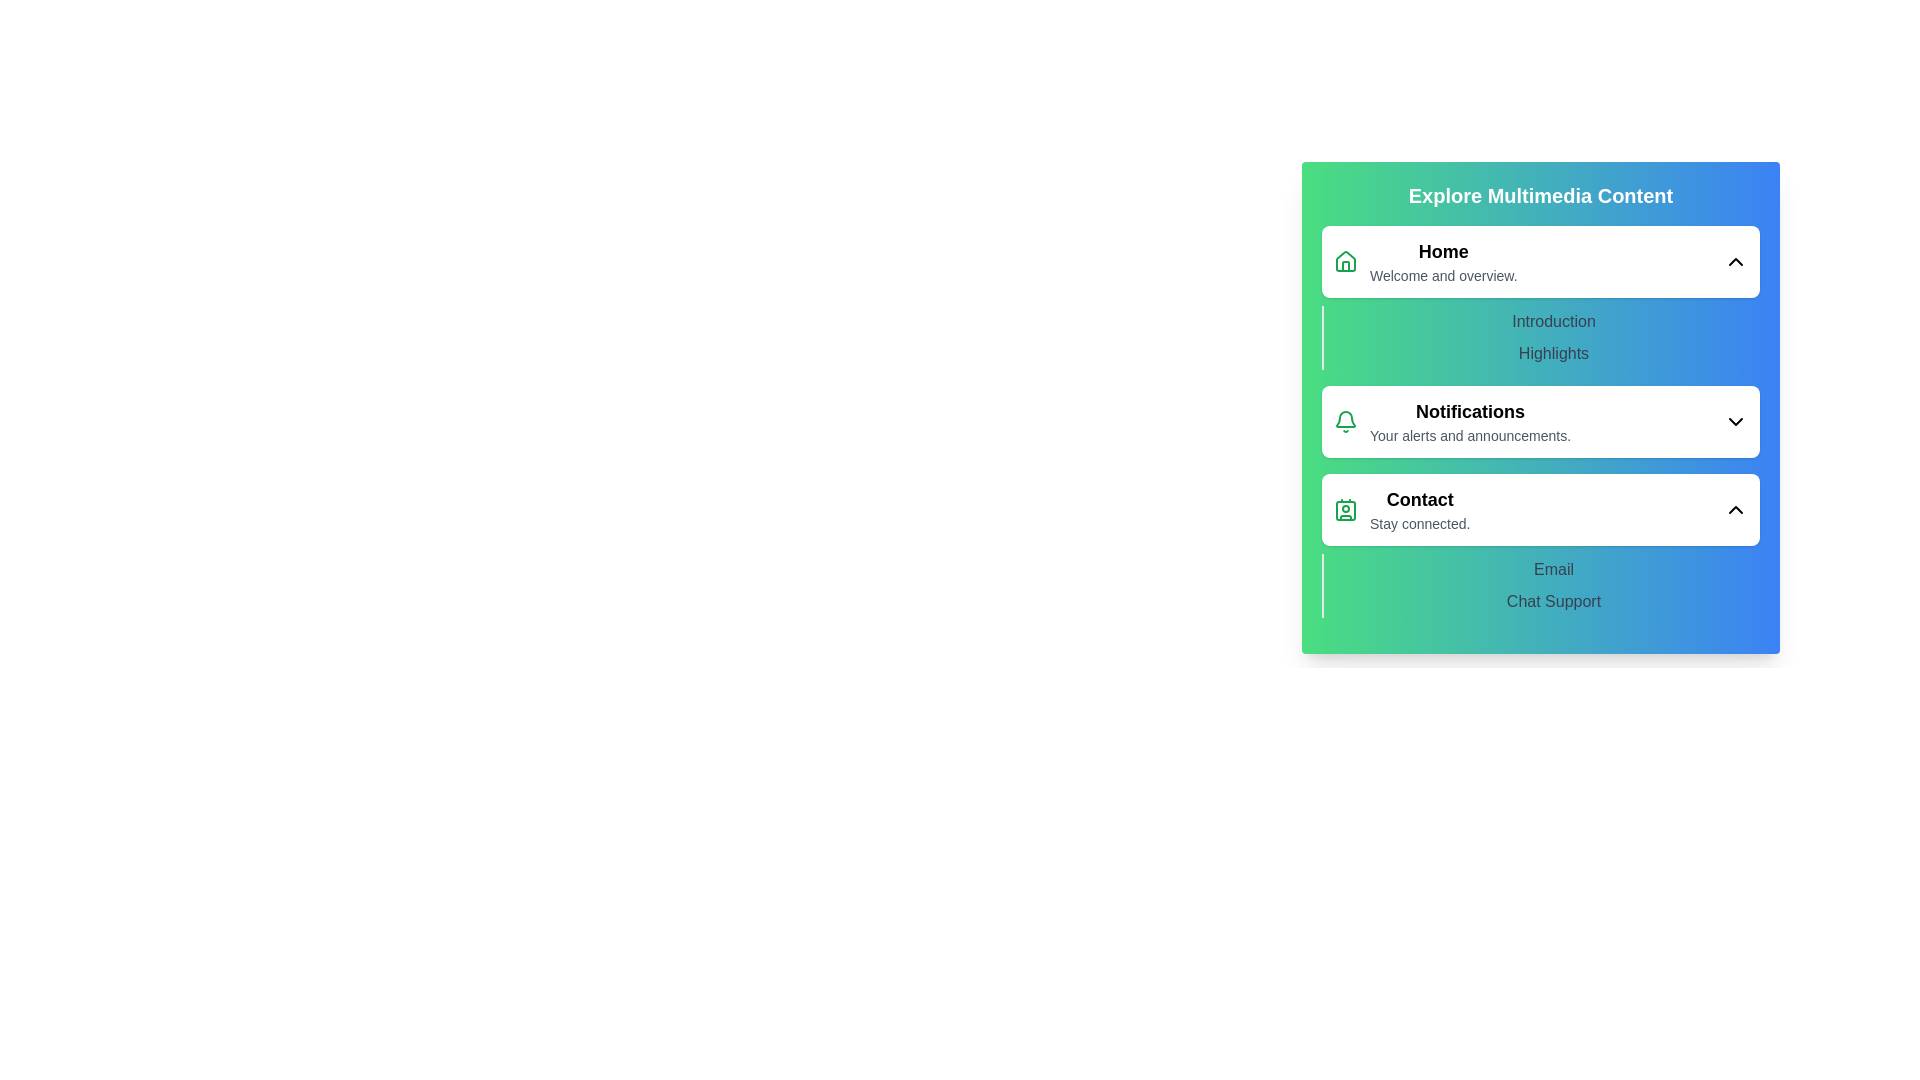 The width and height of the screenshot is (1920, 1080). What do you see at coordinates (1553, 320) in the screenshot?
I see `the sub-item Introduction within the expanded menu` at bounding box center [1553, 320].